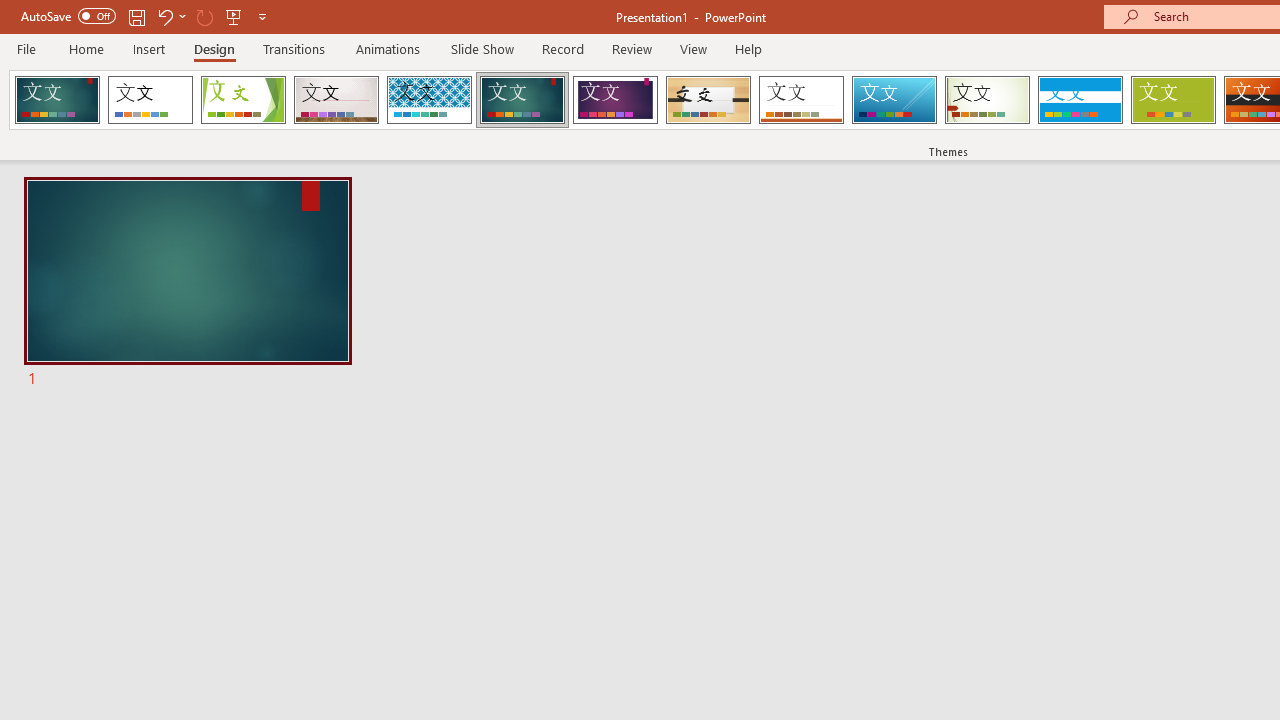 The height and width of the screenshot is (720, 1280). Describe the element at coordinates (1079, 100) in the screenshot. I see `'Banded Loading Preview...'` at that location.